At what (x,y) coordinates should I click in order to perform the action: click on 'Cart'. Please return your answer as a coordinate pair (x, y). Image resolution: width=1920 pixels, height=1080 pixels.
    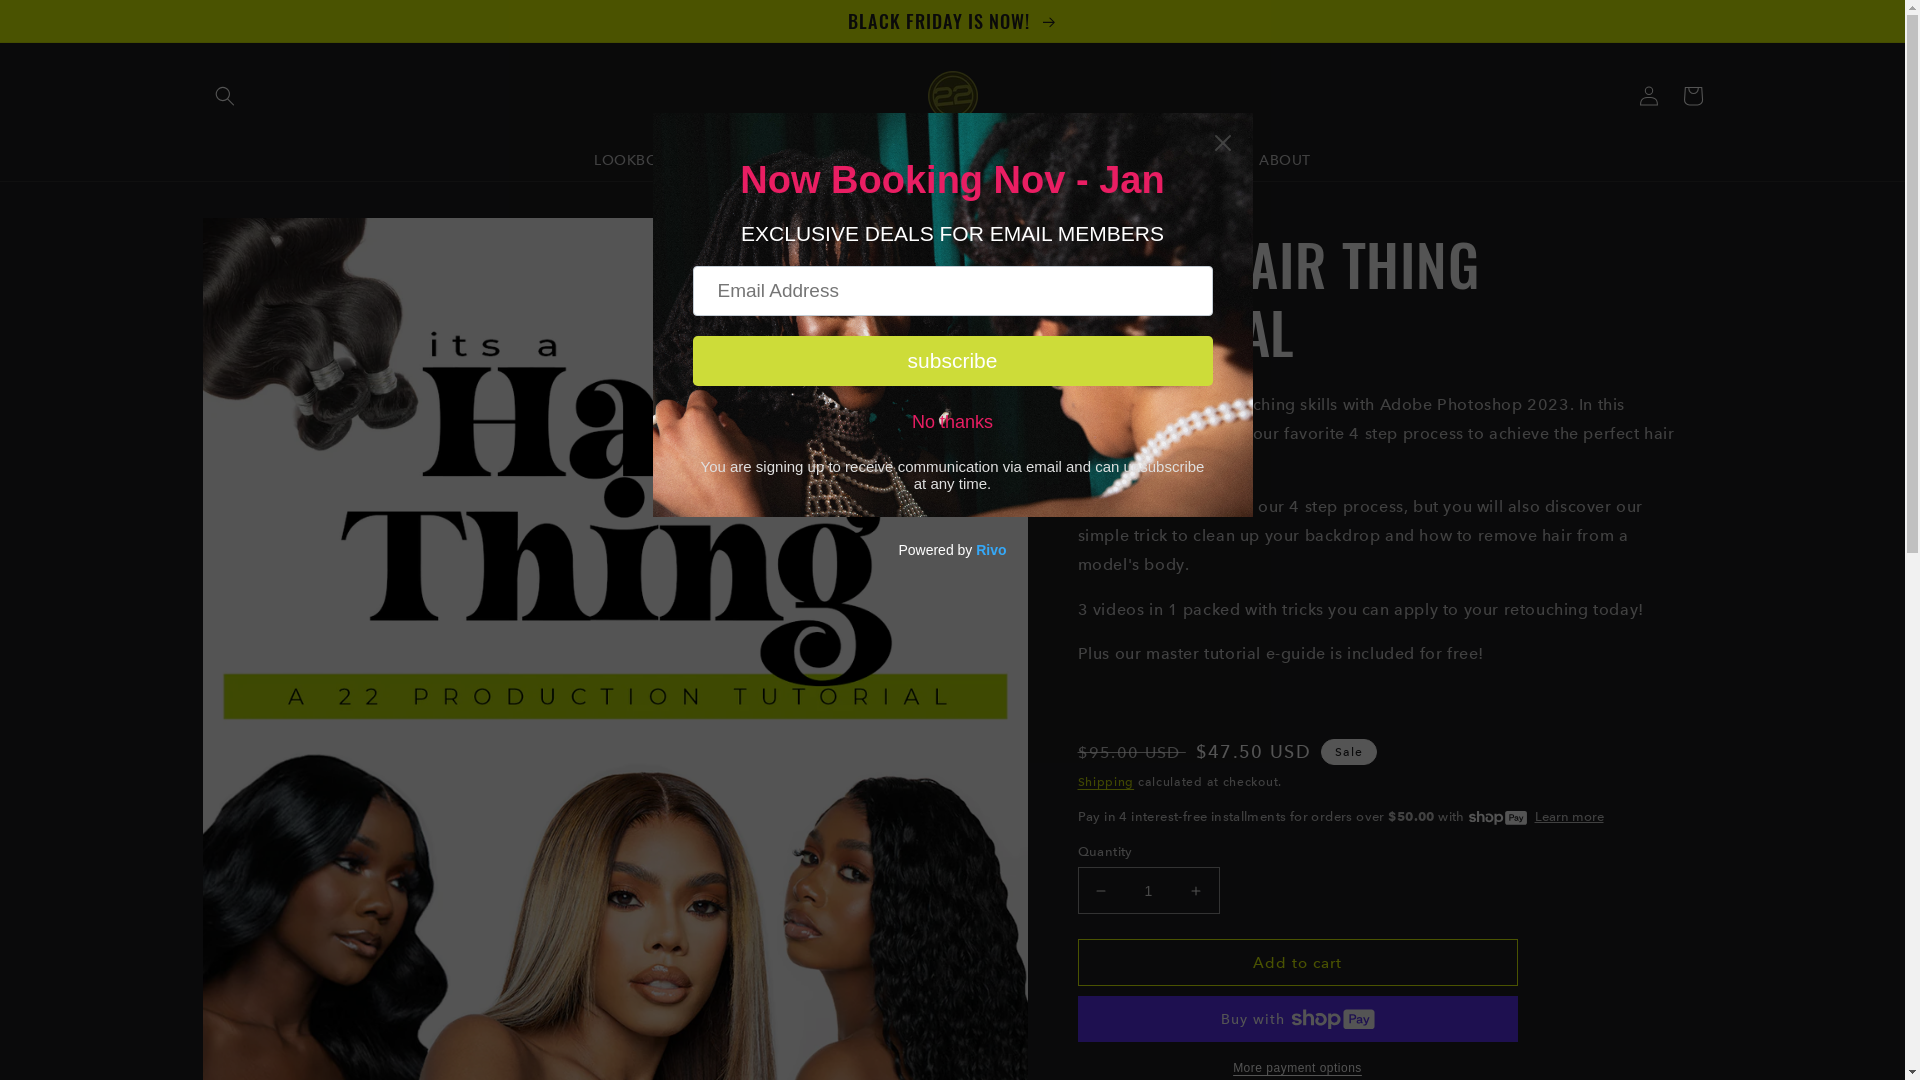
    Looking at the image, I should click on (1690, 96).